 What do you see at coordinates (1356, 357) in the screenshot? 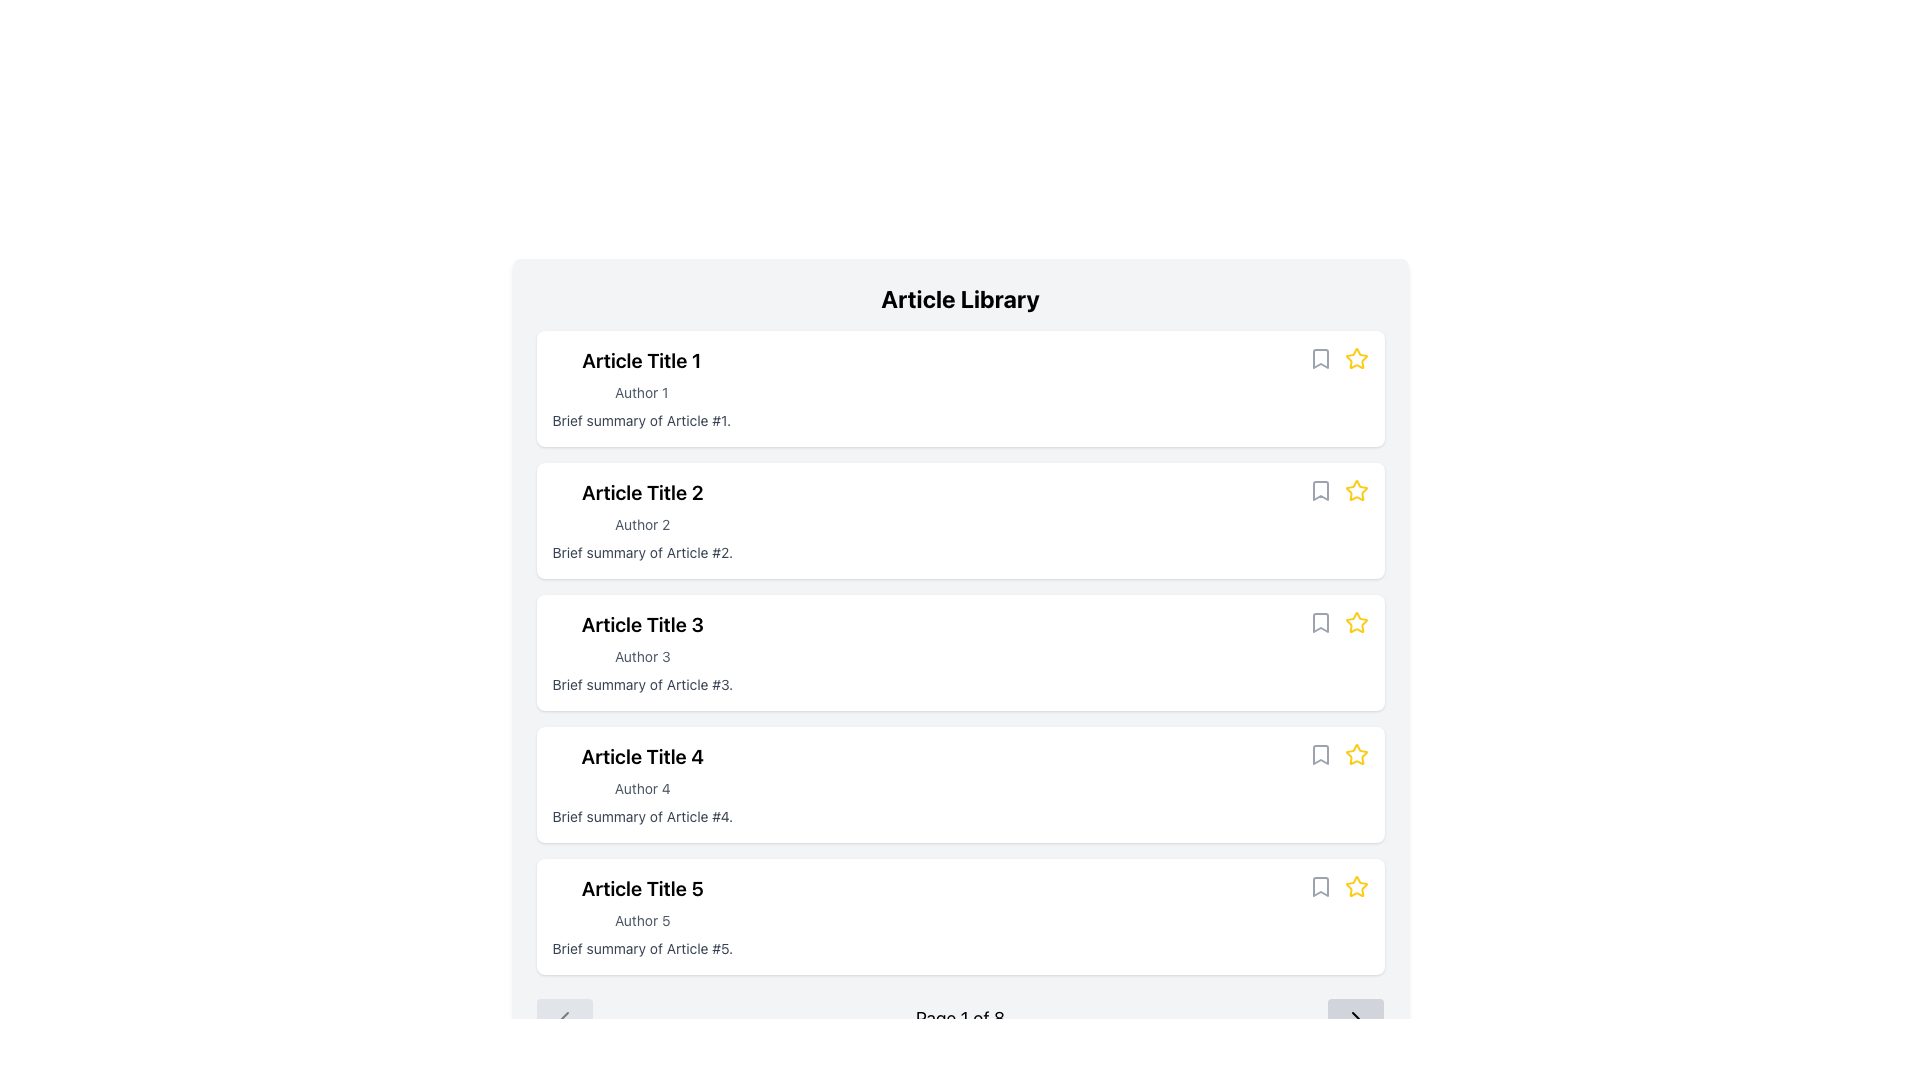
I see `the Star icon for rating located in the first row of the article list` at bounding box center [1356, 357].